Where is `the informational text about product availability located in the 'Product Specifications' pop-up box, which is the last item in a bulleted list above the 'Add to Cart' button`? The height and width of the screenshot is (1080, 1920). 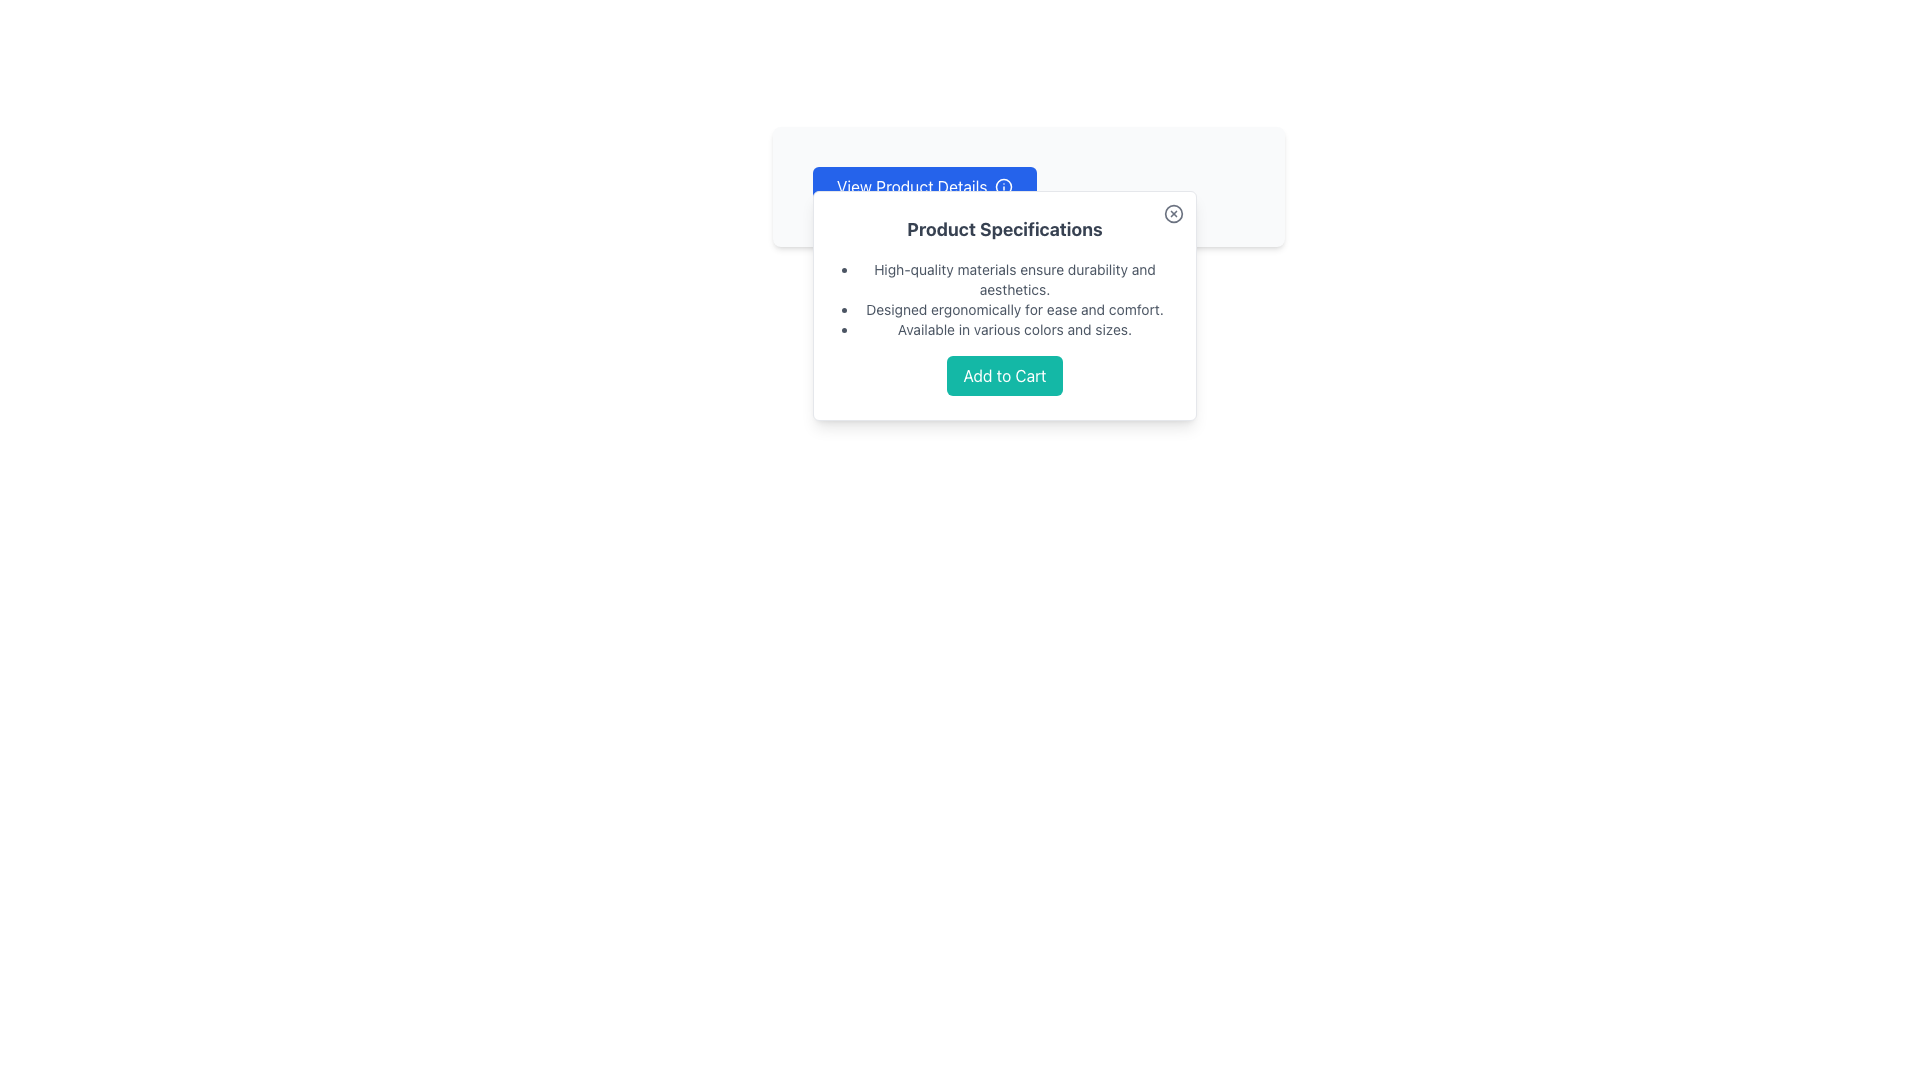 the informational text about product availability located in the 'Product Specifications' pop-up box, which is the last item in a bulleted list above the 'Add to Cart' button is located at coordinates (1014, 329).